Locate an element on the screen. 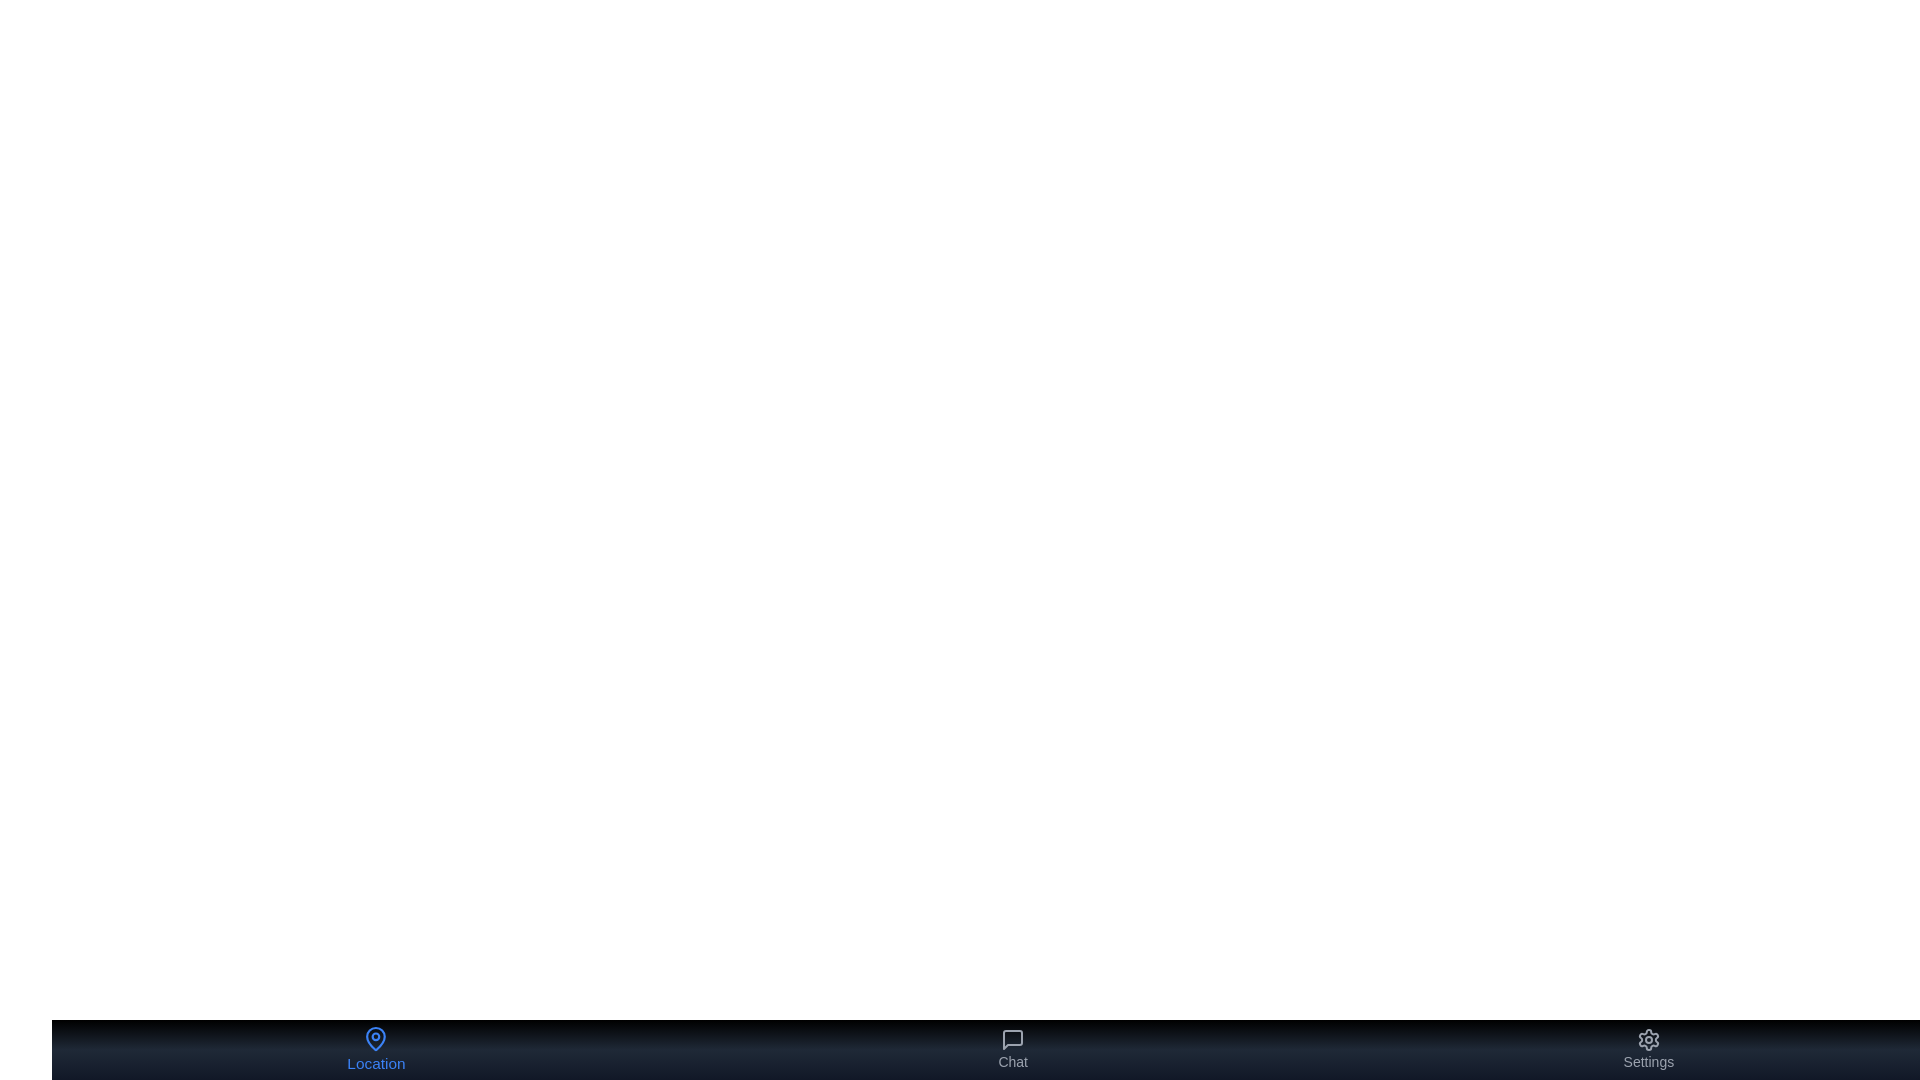  the 'Settings' button in the bottom navigation bar is located at coordinates (1648, 1048).